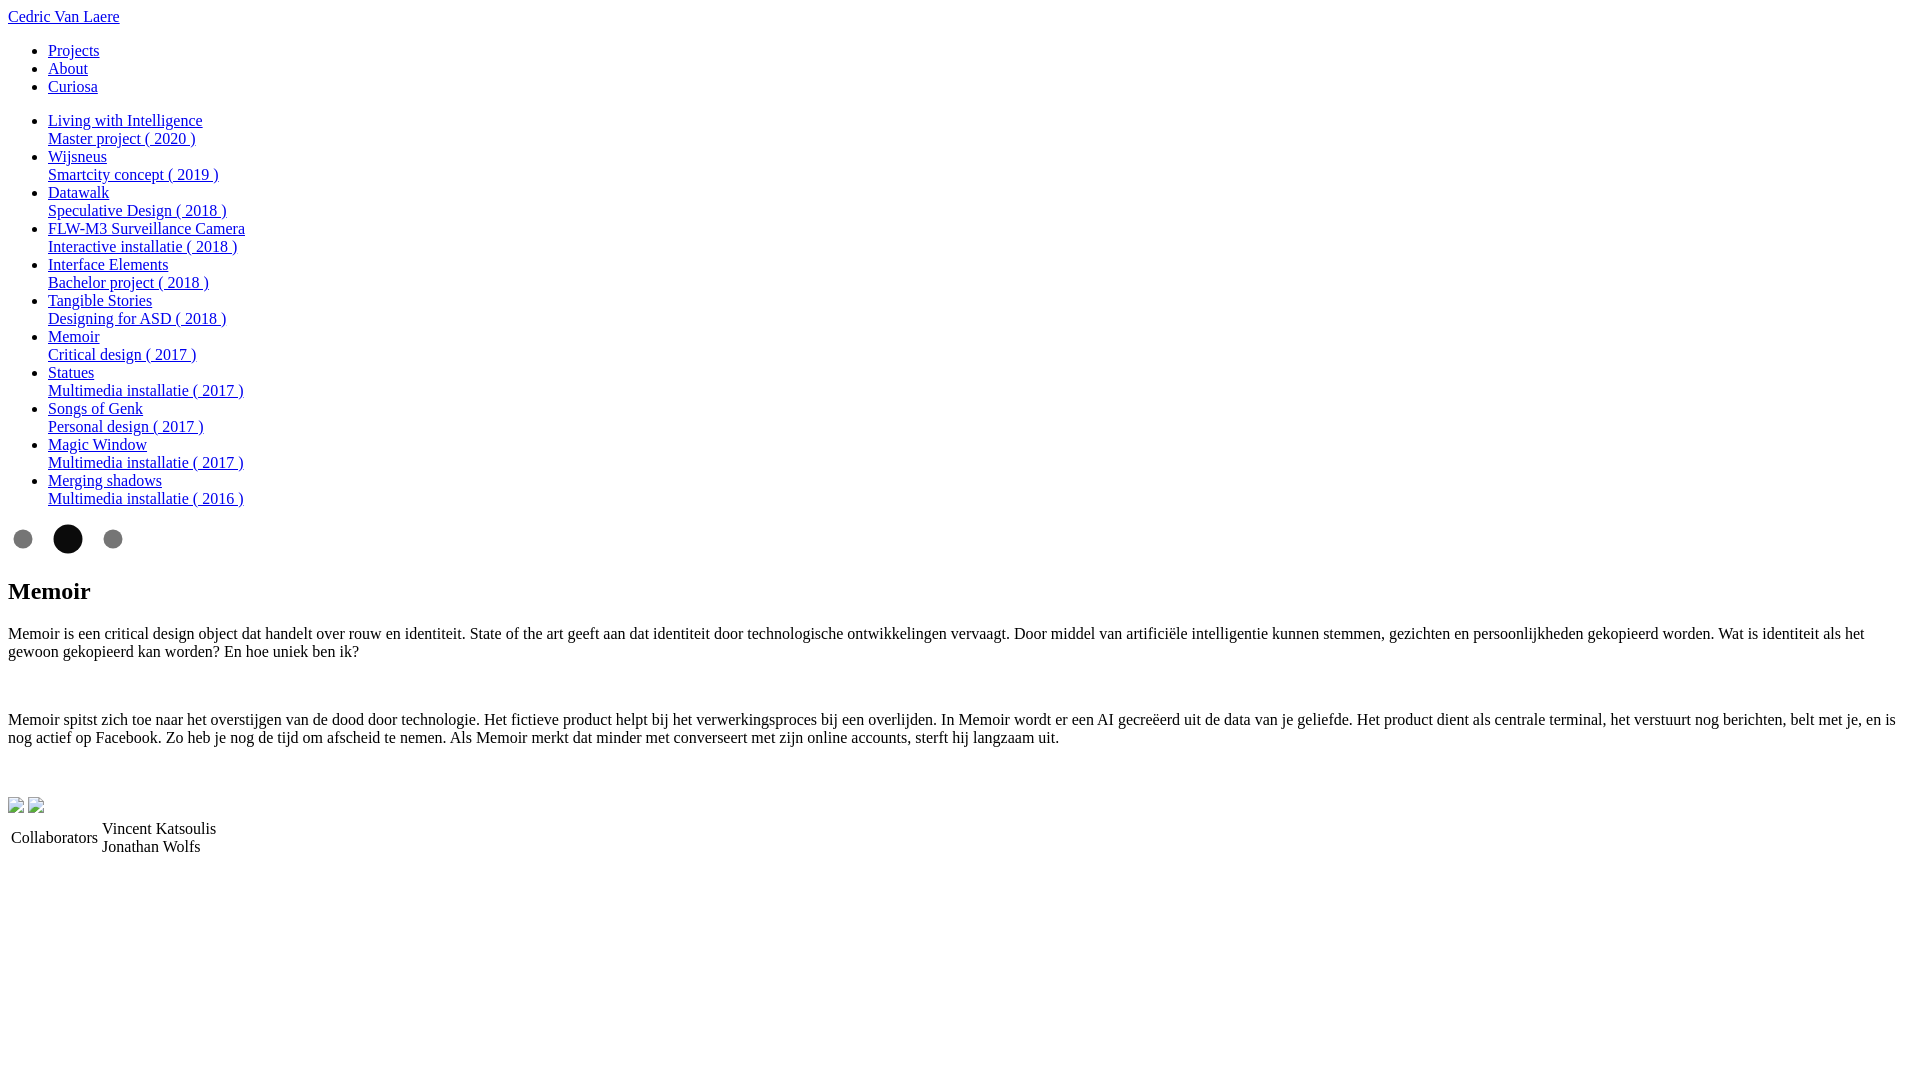  Describe the element at coordinates (67, 67) in the screenshot. I see `'About'` at that location.